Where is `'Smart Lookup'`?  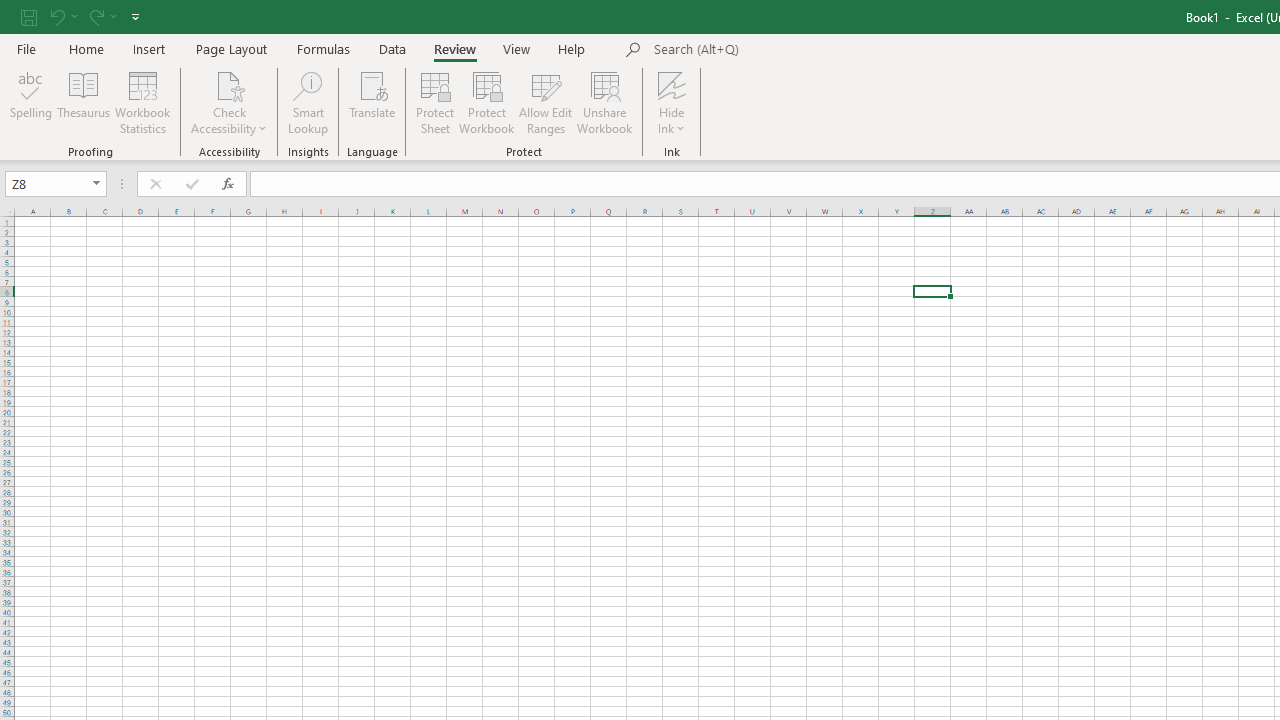
'Smart Lookup' is located at coordinates (307, 103).